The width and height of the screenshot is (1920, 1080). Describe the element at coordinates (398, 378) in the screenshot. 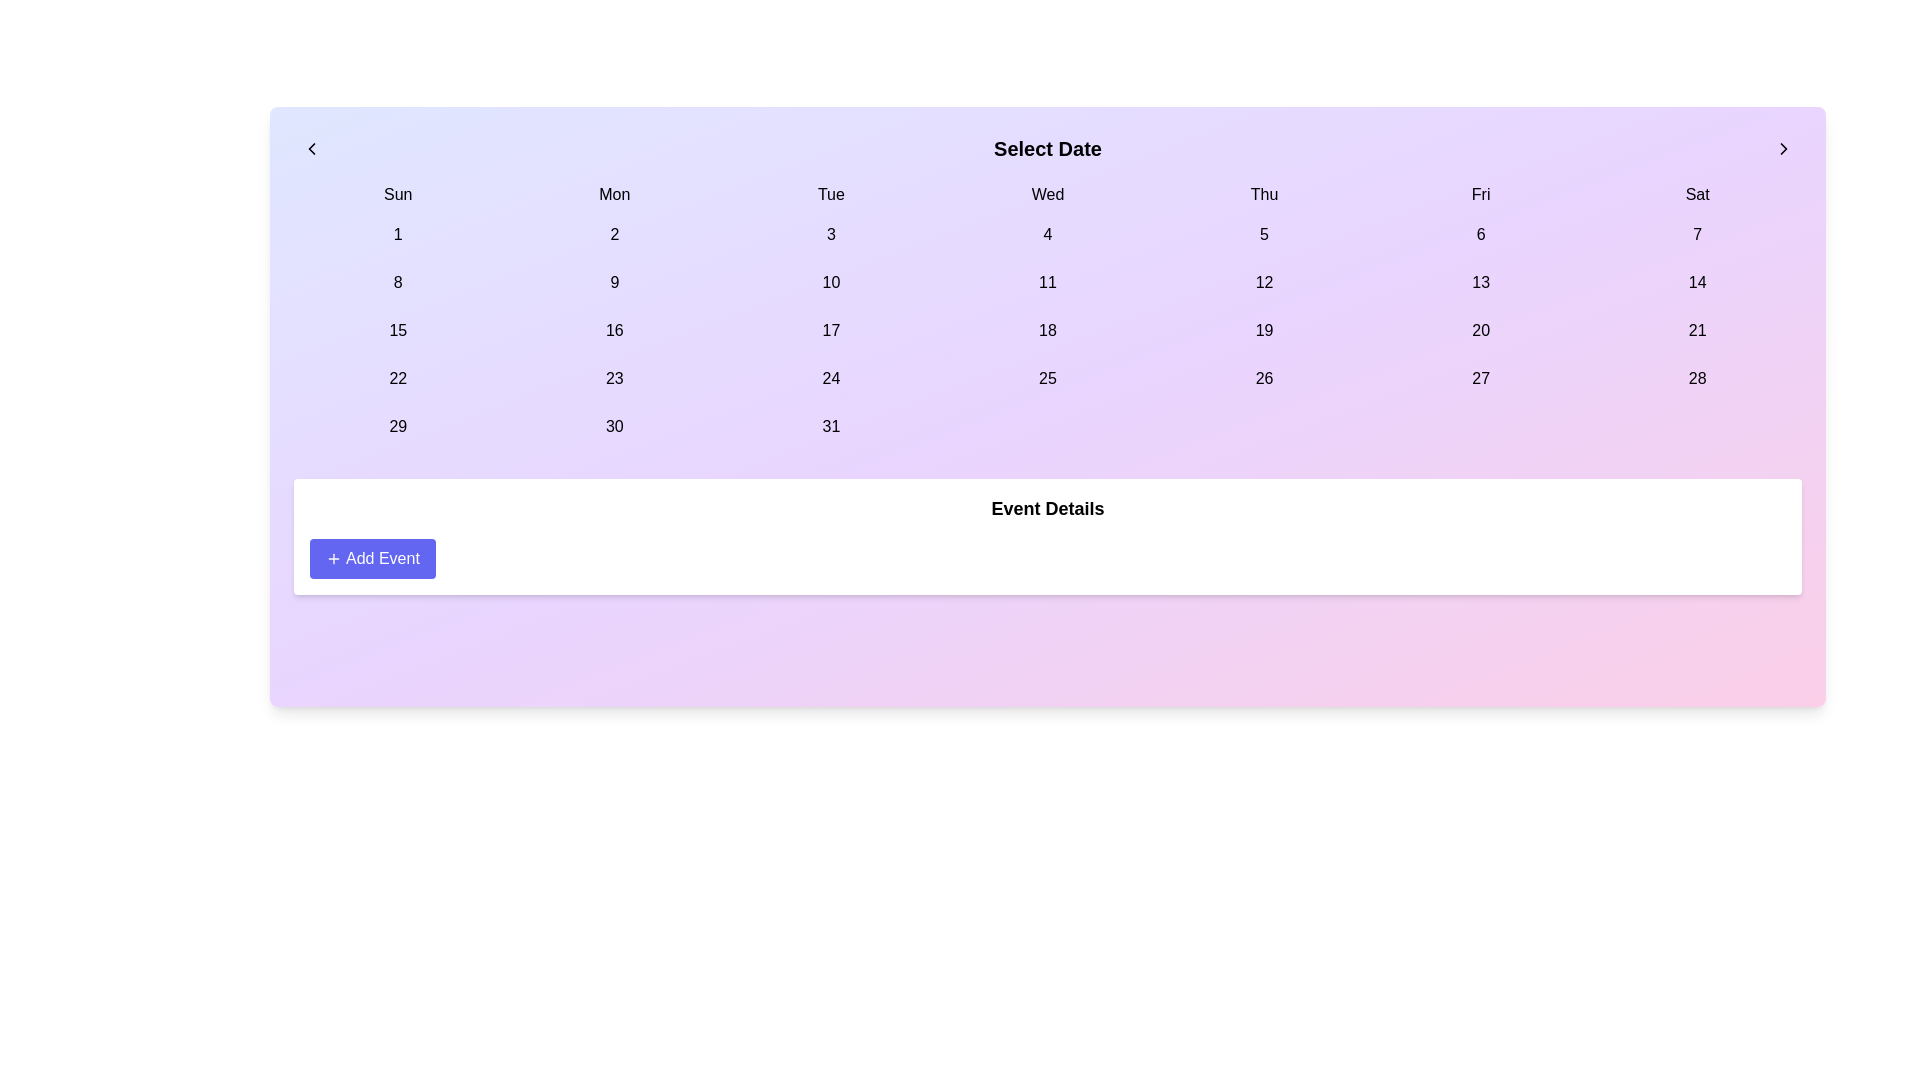

I see `the button displaying the number '22' in large, bold black text, which is located in the fourth row of a calendar-like grid layout` at that location.